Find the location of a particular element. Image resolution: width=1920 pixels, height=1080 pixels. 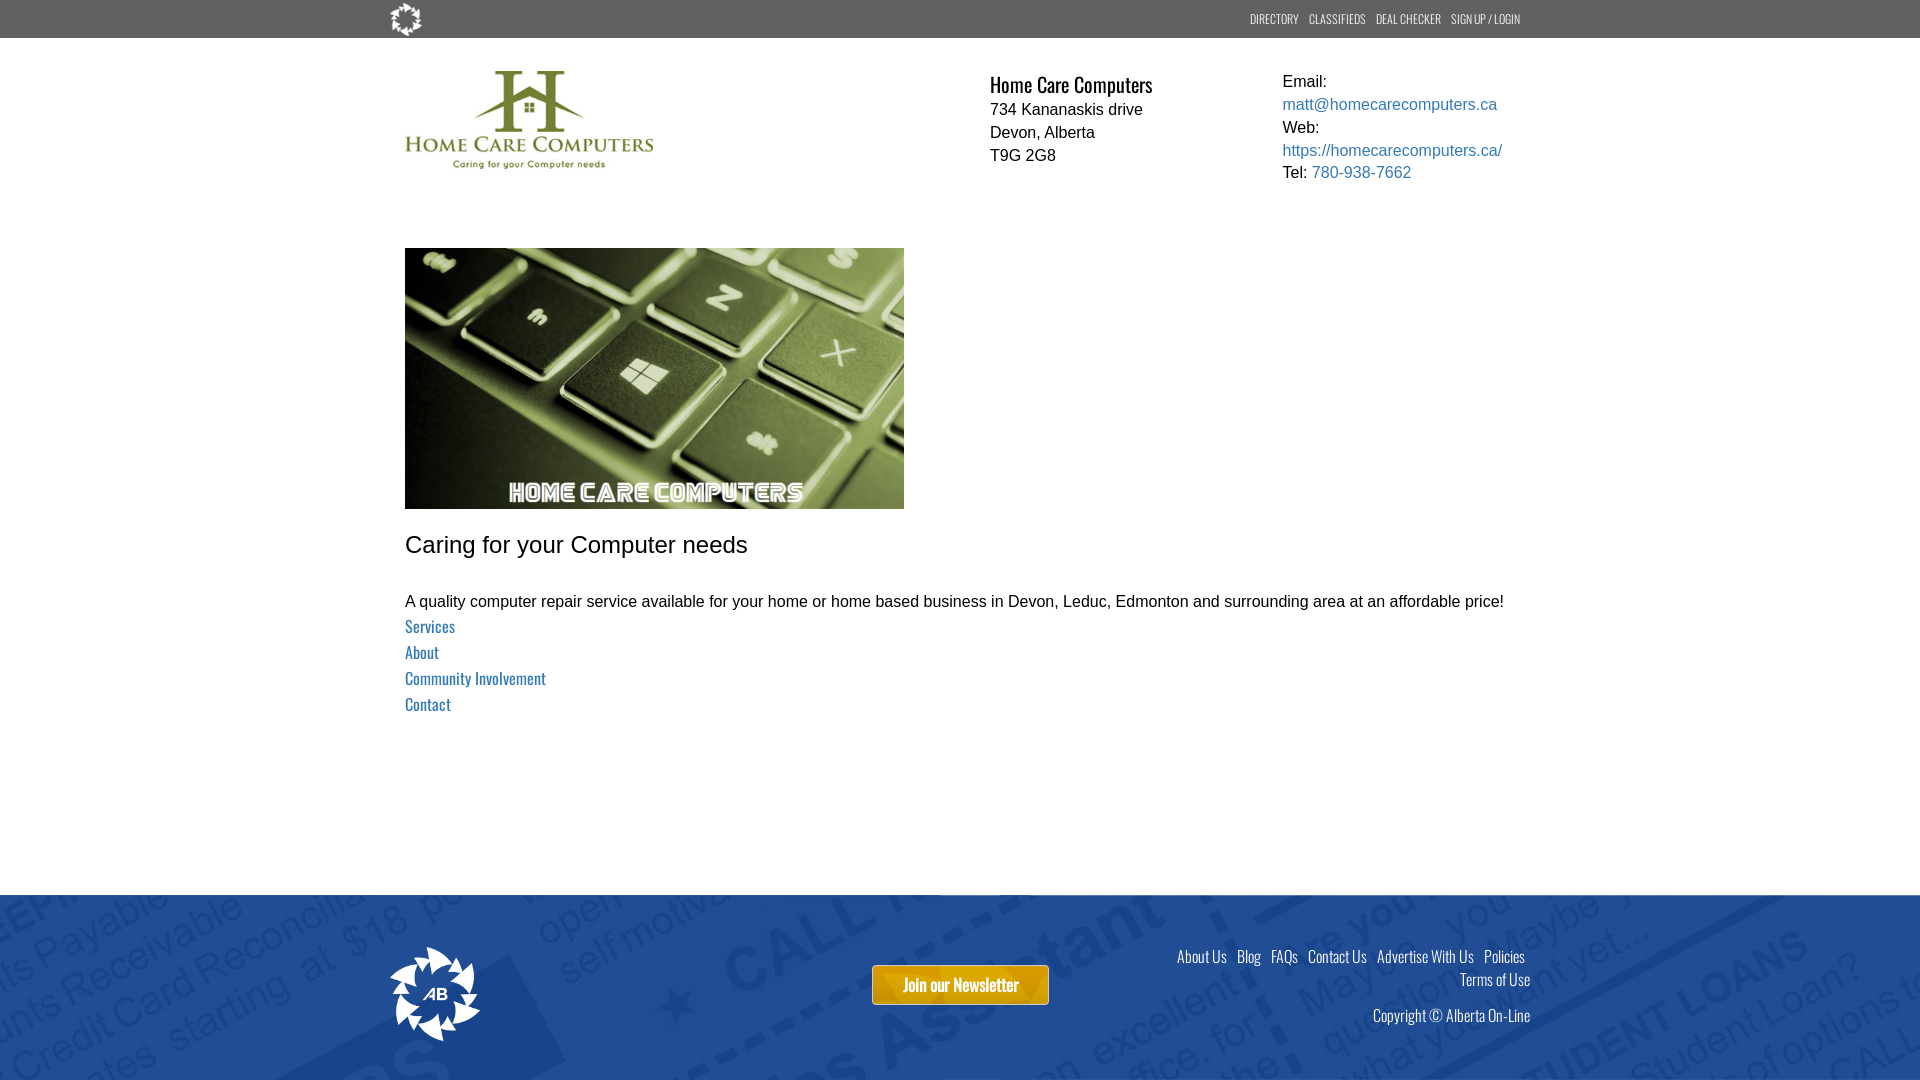

'DEAL CHECKER' is located at coordinates (1375, 18).